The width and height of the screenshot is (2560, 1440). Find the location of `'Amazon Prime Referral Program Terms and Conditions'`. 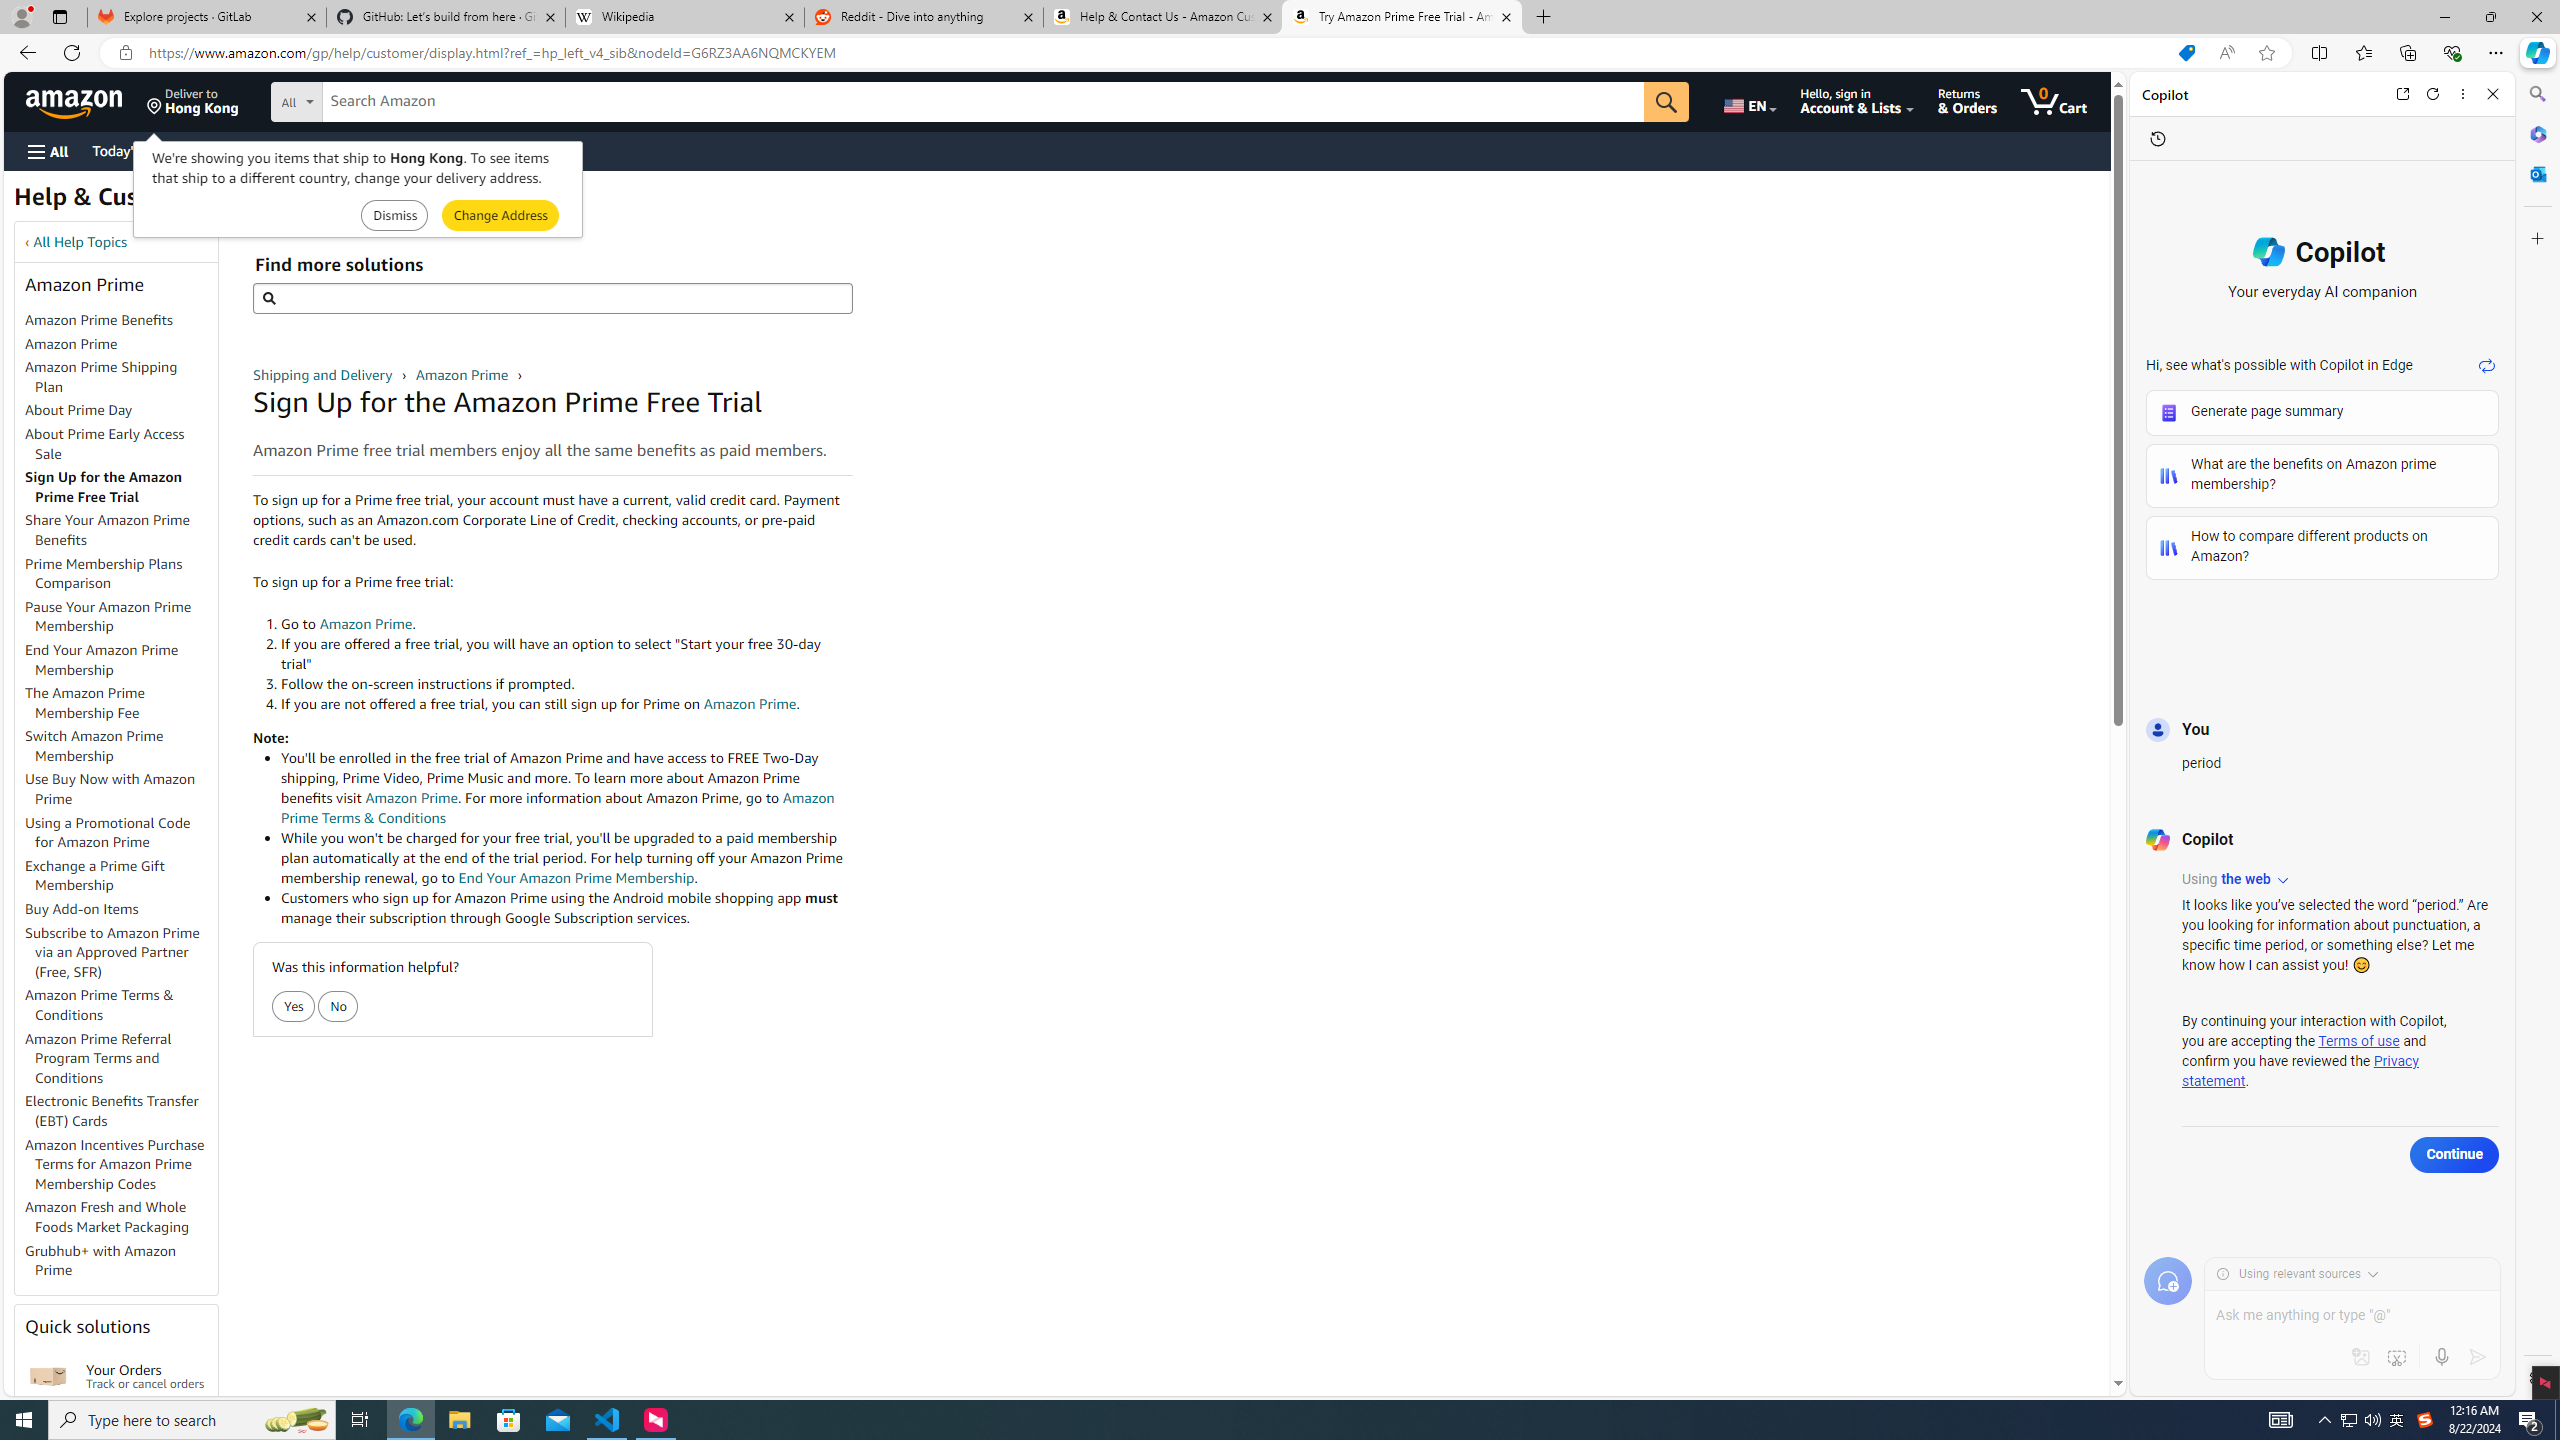

'Amazon Prime Referral Program Terms and Conditions' is located at coordinates (121, 1058).